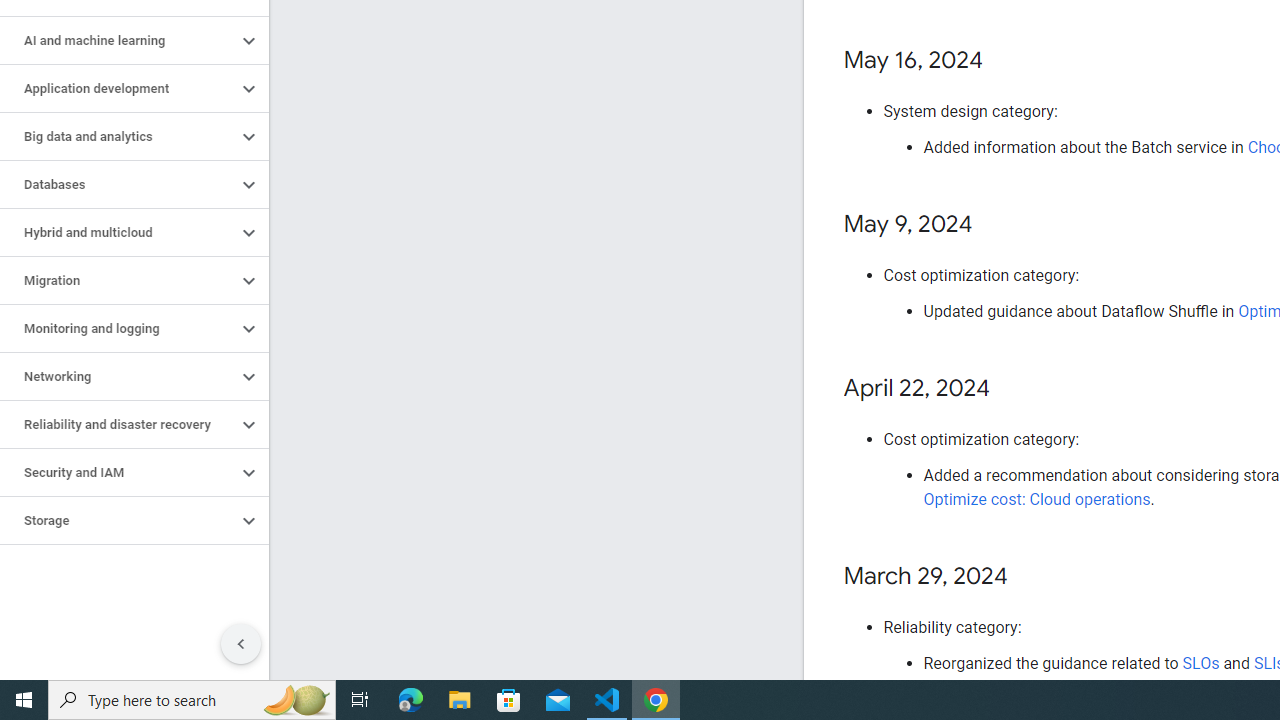  What do you see at coordinates (117, 231) in the screenshot?
I see `'Hybrid and multicloud'` at bounding box center [117, 231].